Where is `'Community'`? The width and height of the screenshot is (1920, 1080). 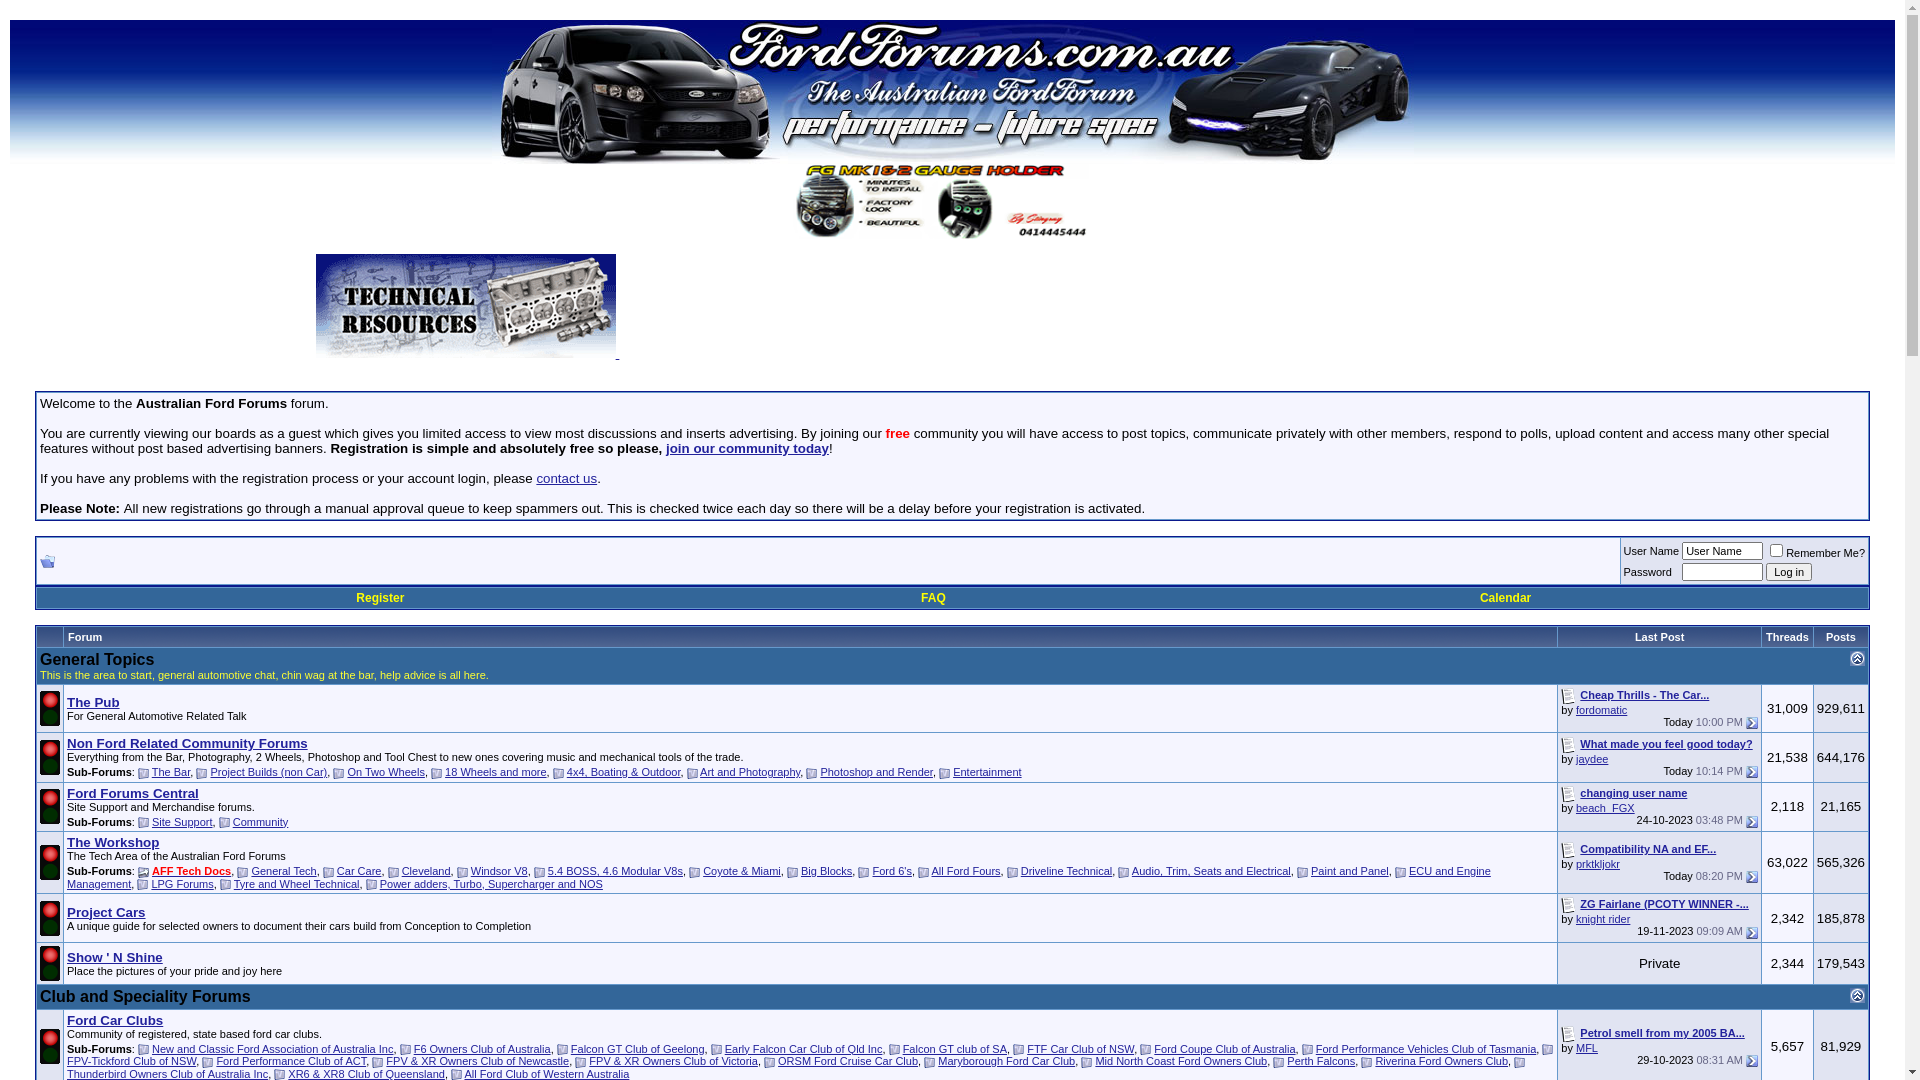
'Community' is located at coordinates (259, 821).